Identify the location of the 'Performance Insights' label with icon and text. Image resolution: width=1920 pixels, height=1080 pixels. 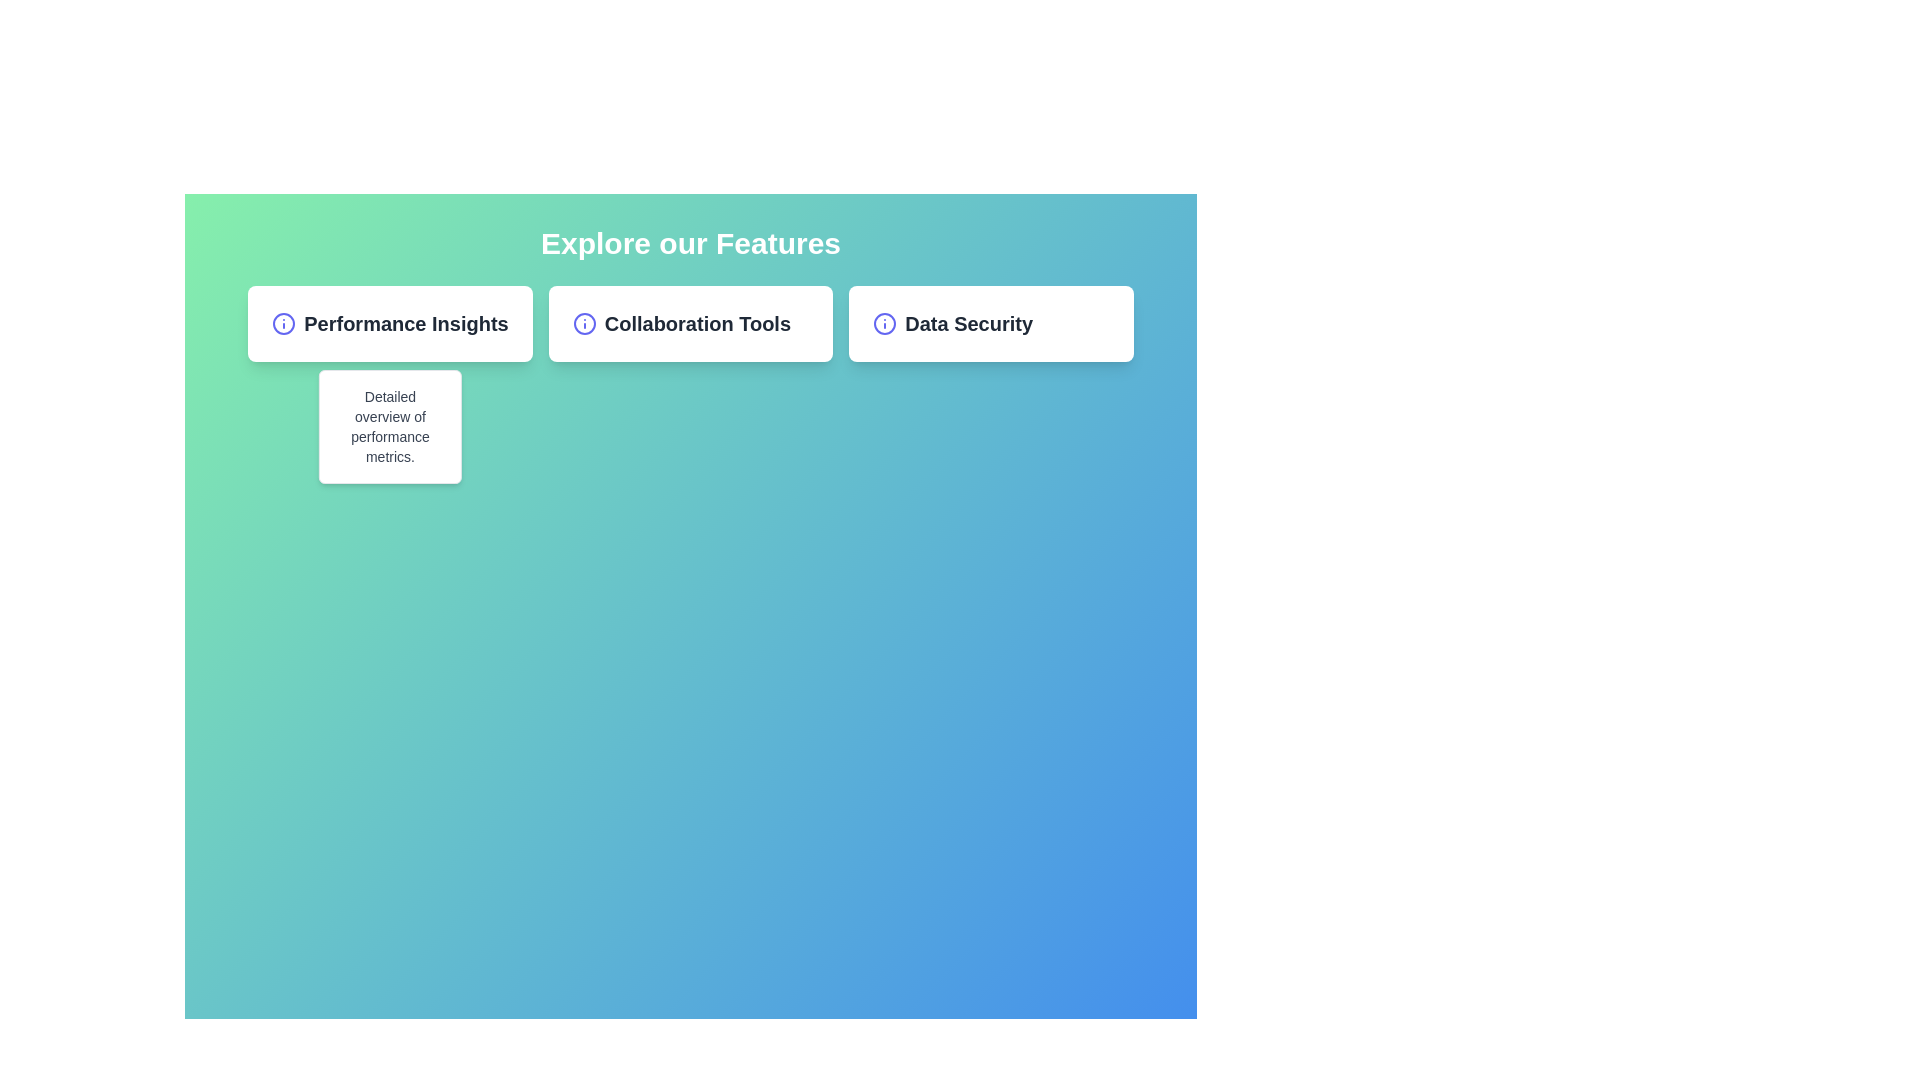
(390, 323).